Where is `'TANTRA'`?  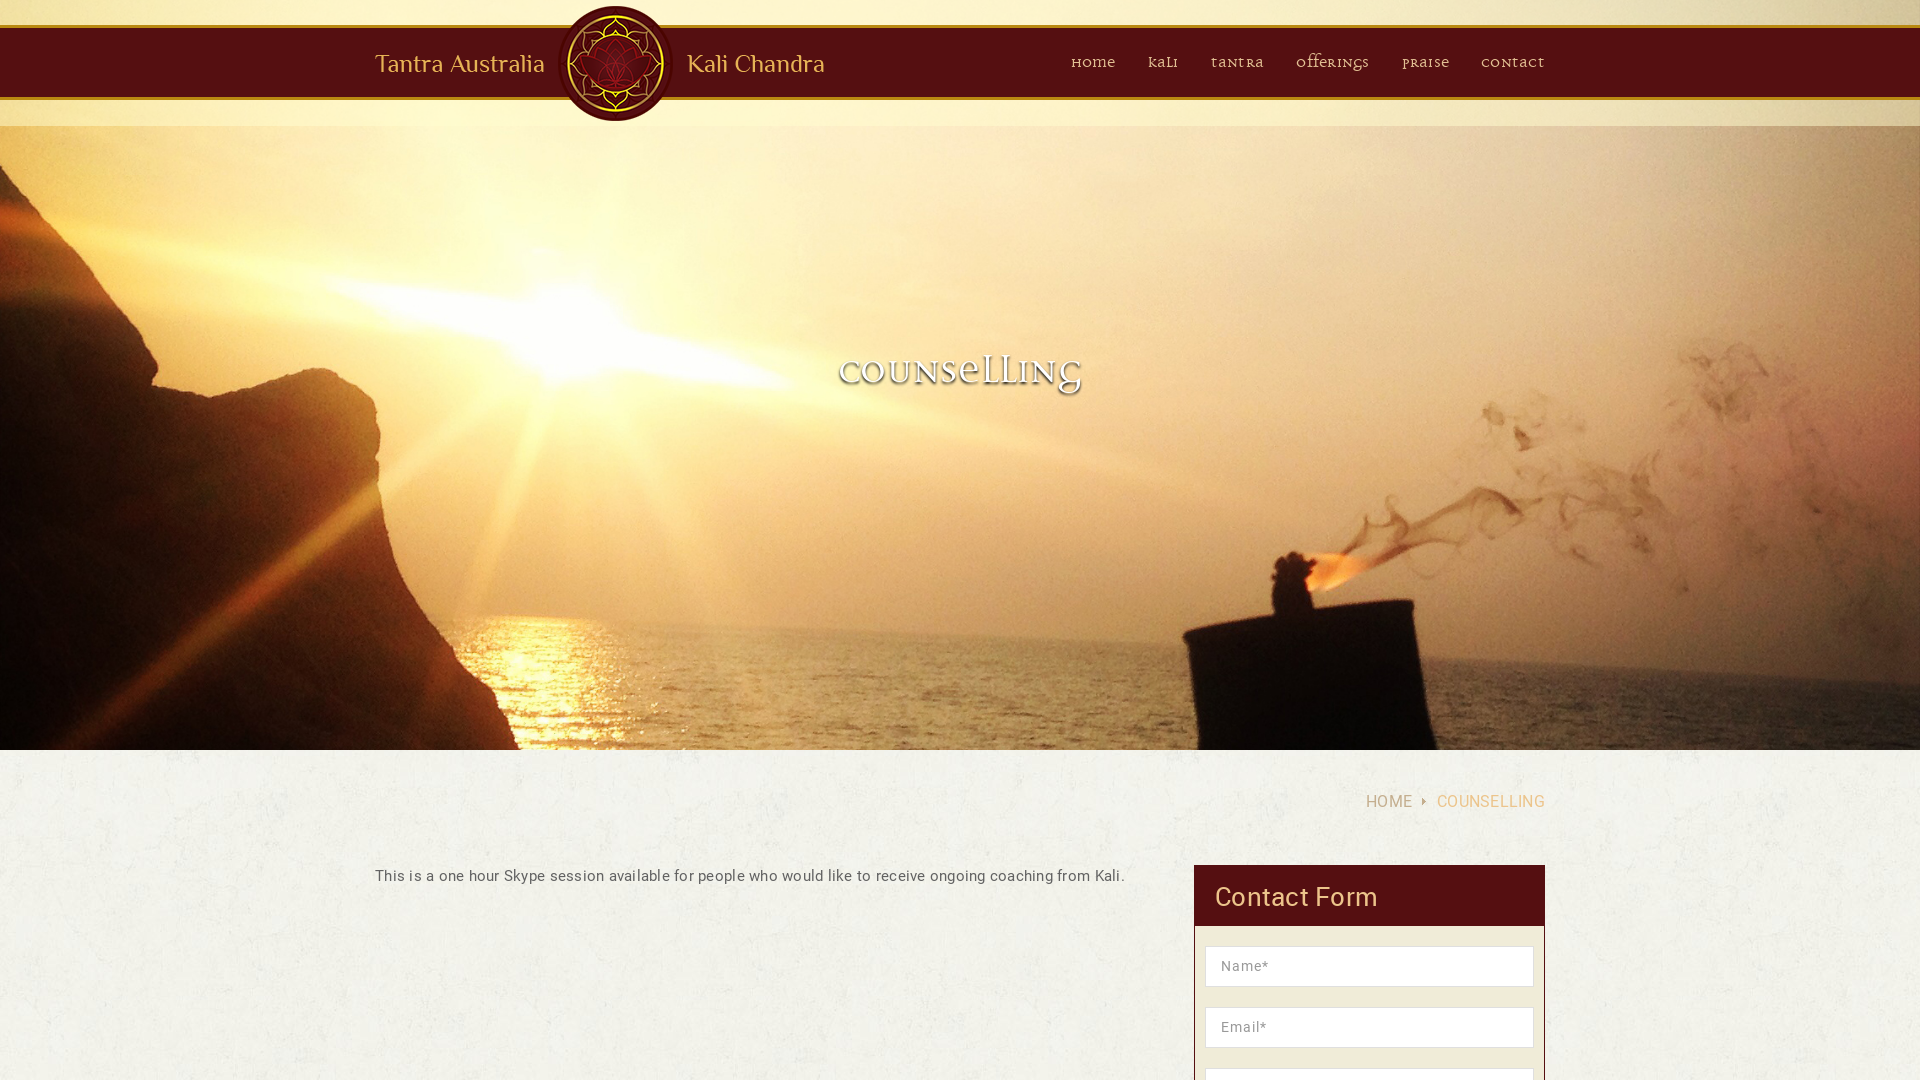
'TANTRA' is located at coordinates (1209, 63).